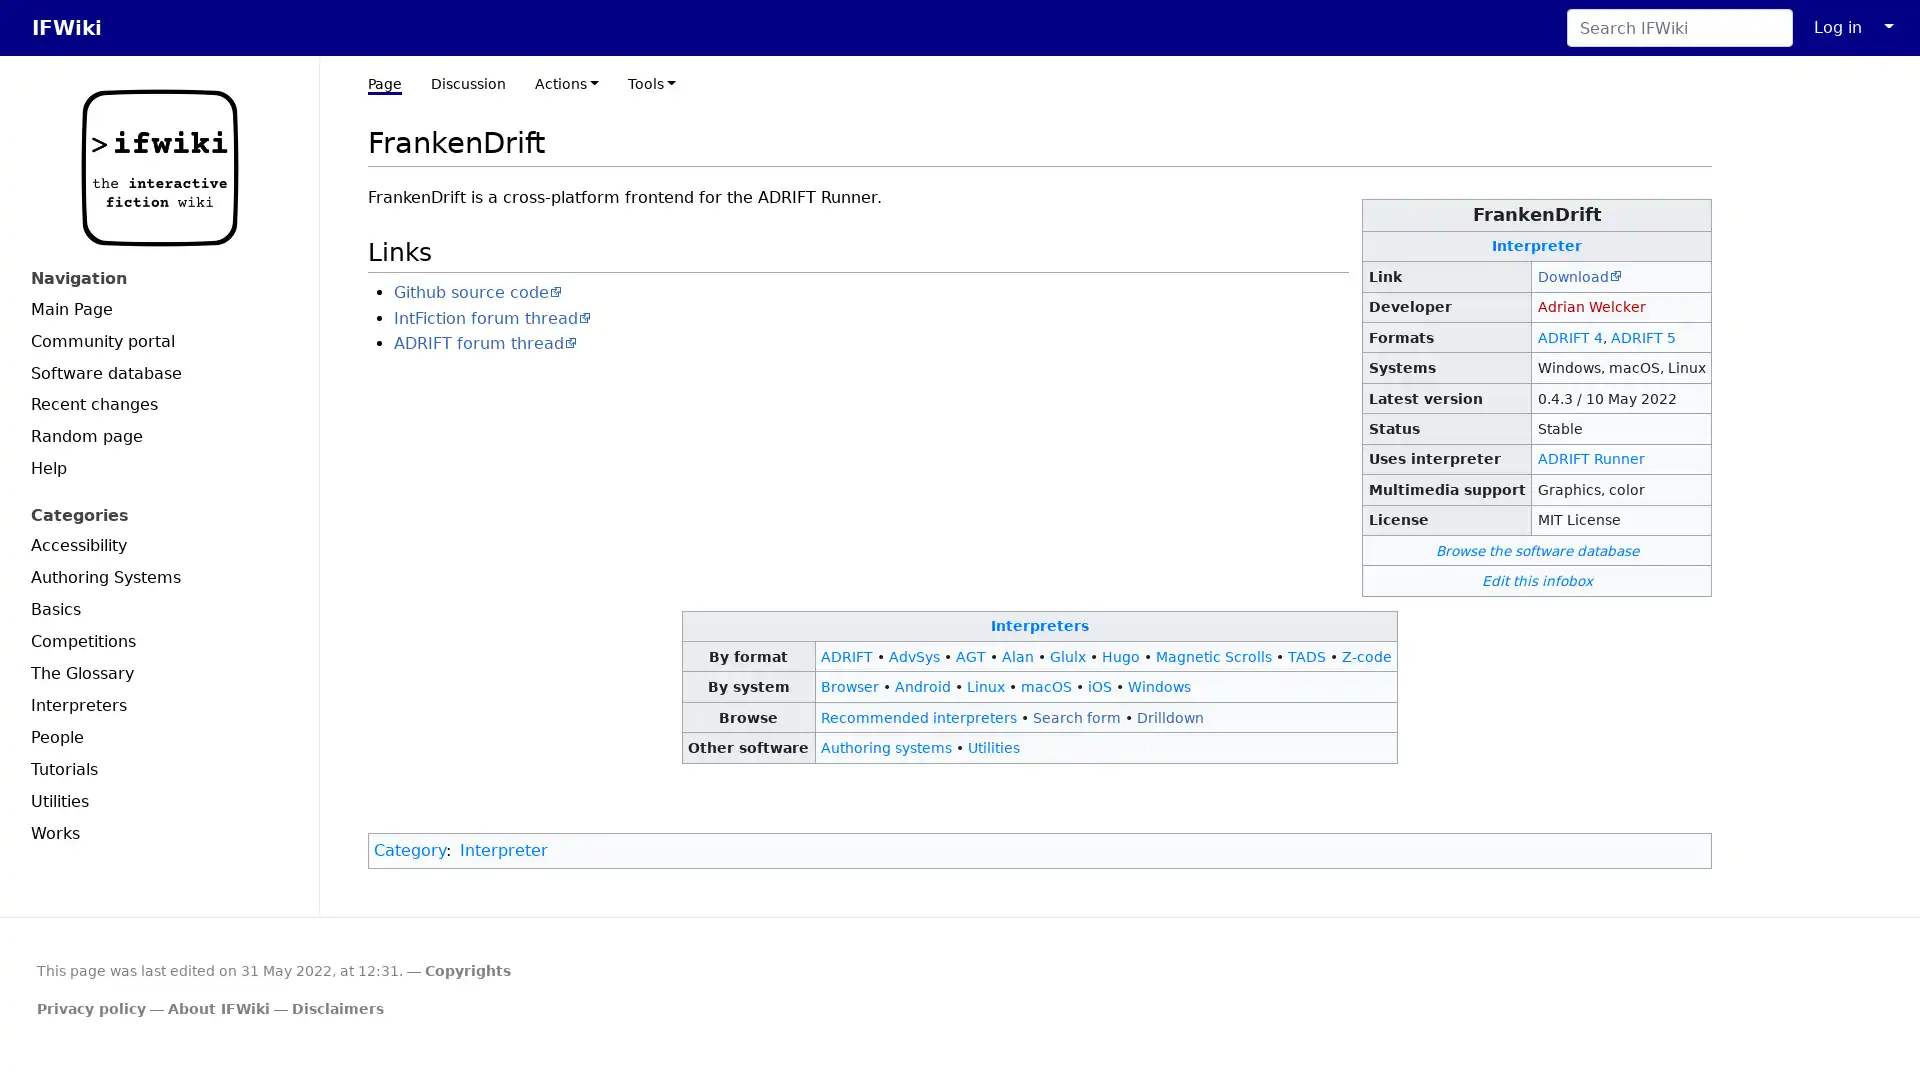 Image resolution: width=1920 pixels, height=1080 pixels. I want to click on Categories, so click(158, 514).